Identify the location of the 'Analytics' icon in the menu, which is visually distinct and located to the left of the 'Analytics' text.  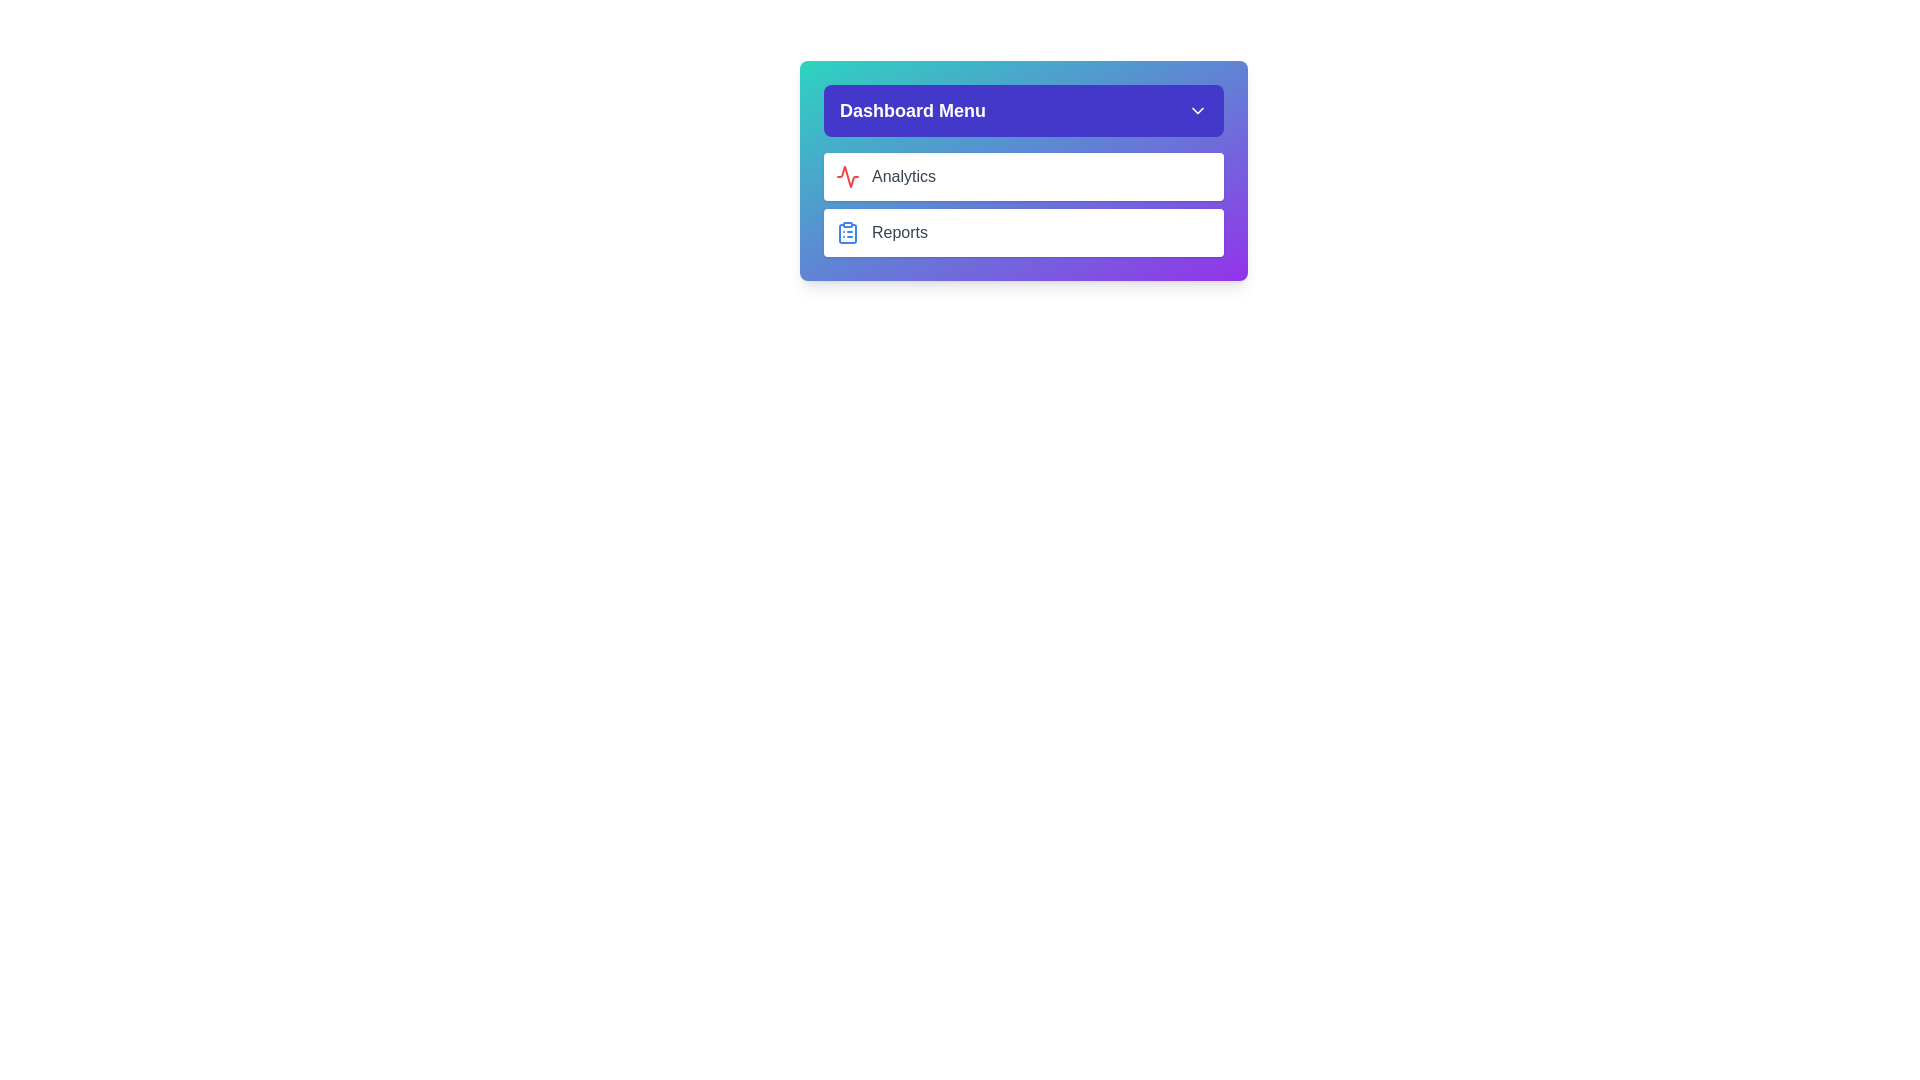
(848, 176).